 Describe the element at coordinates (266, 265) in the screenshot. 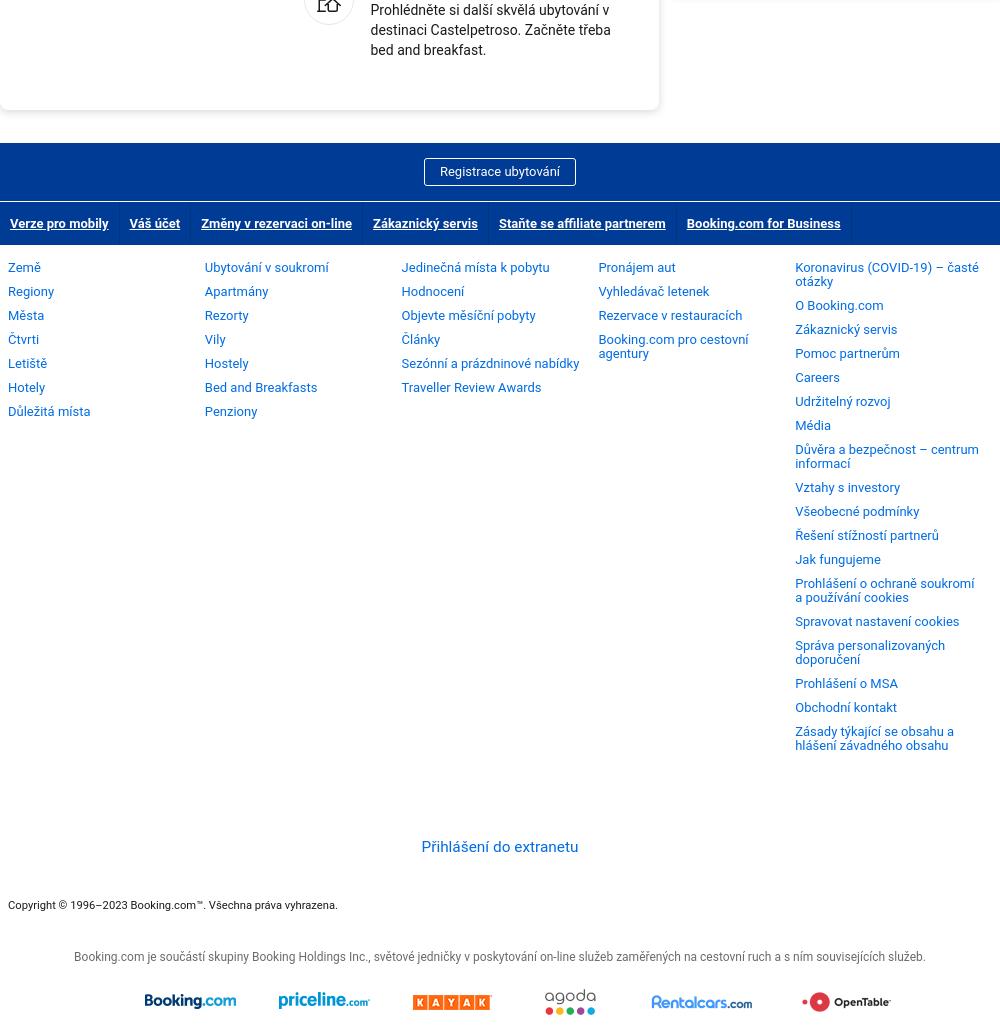

I see `'Ubytování v soukromí'` at that location.